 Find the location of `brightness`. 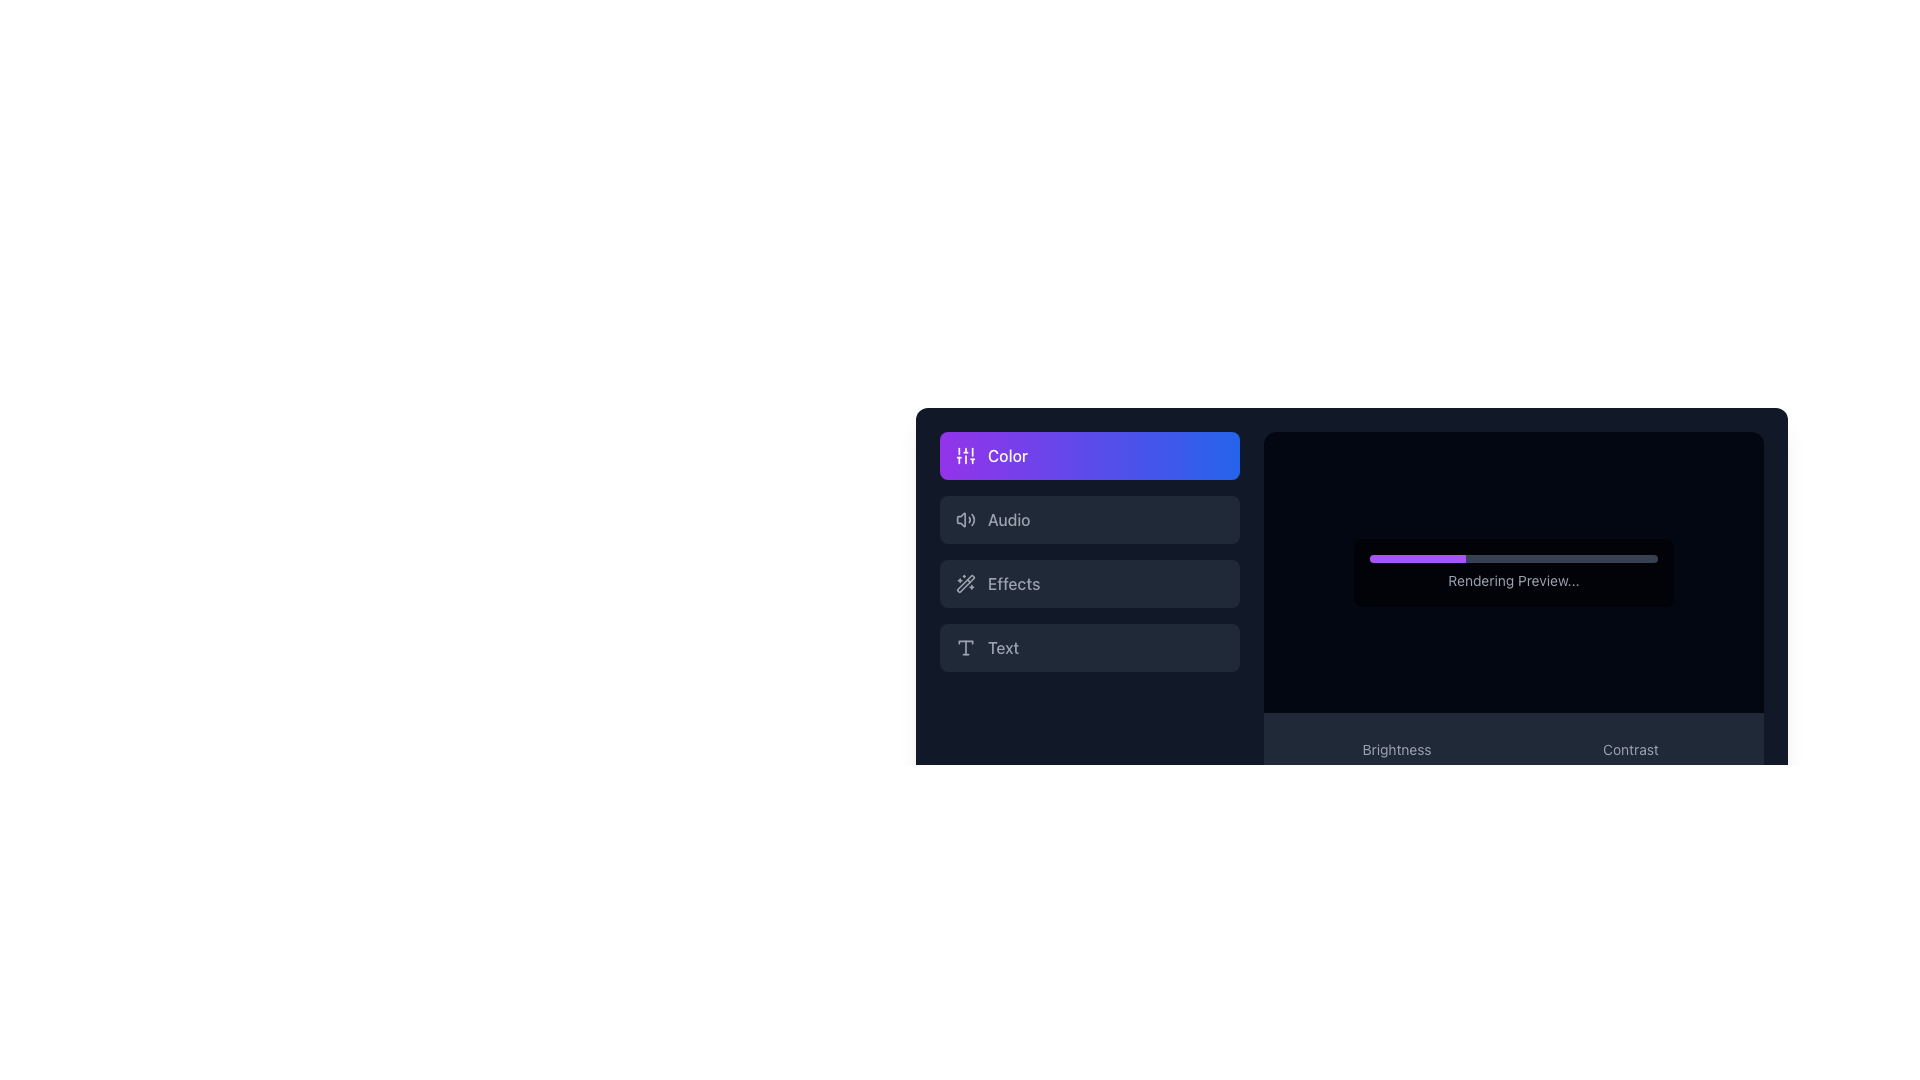

brightness is located at coordinates (1398, 775).